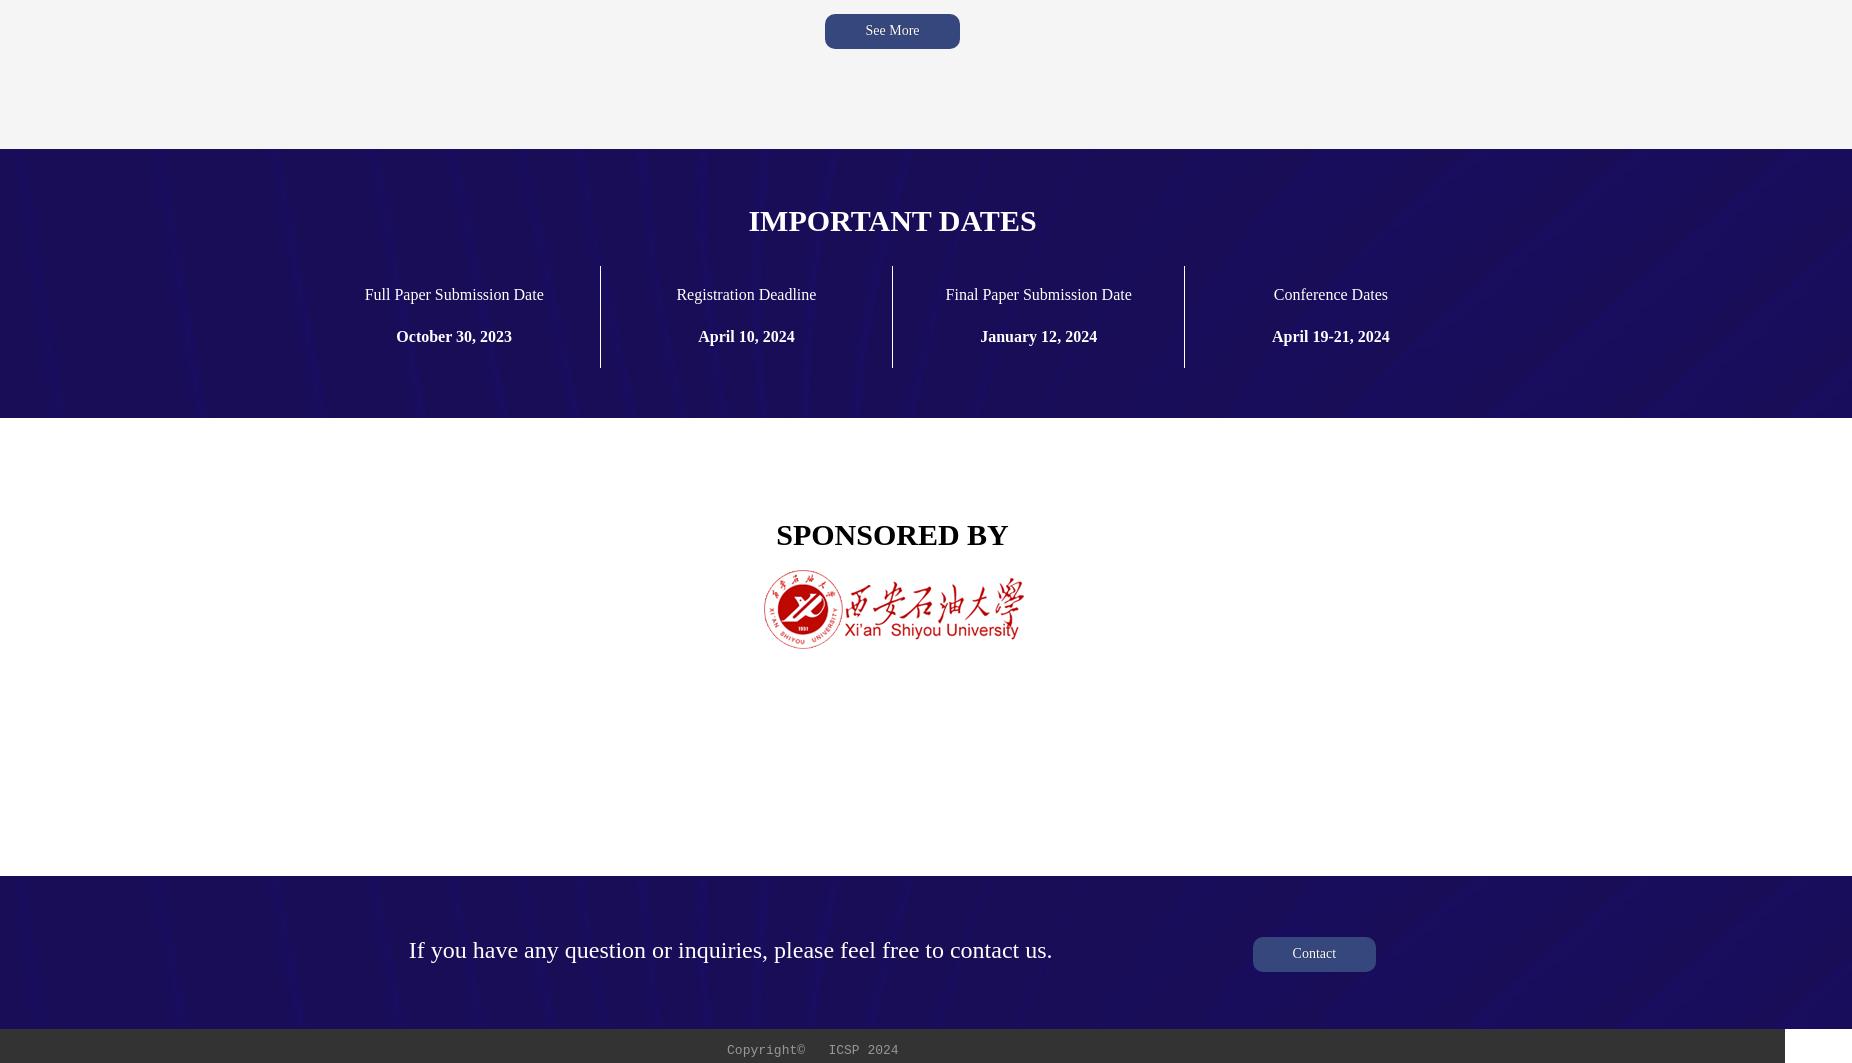 The height and width of the screenshot is (1063, 1852). What do you see at coordinates (453, 335) in the screenshot?
I see `'October 30, 2023'` at bounding box center [453, 335].